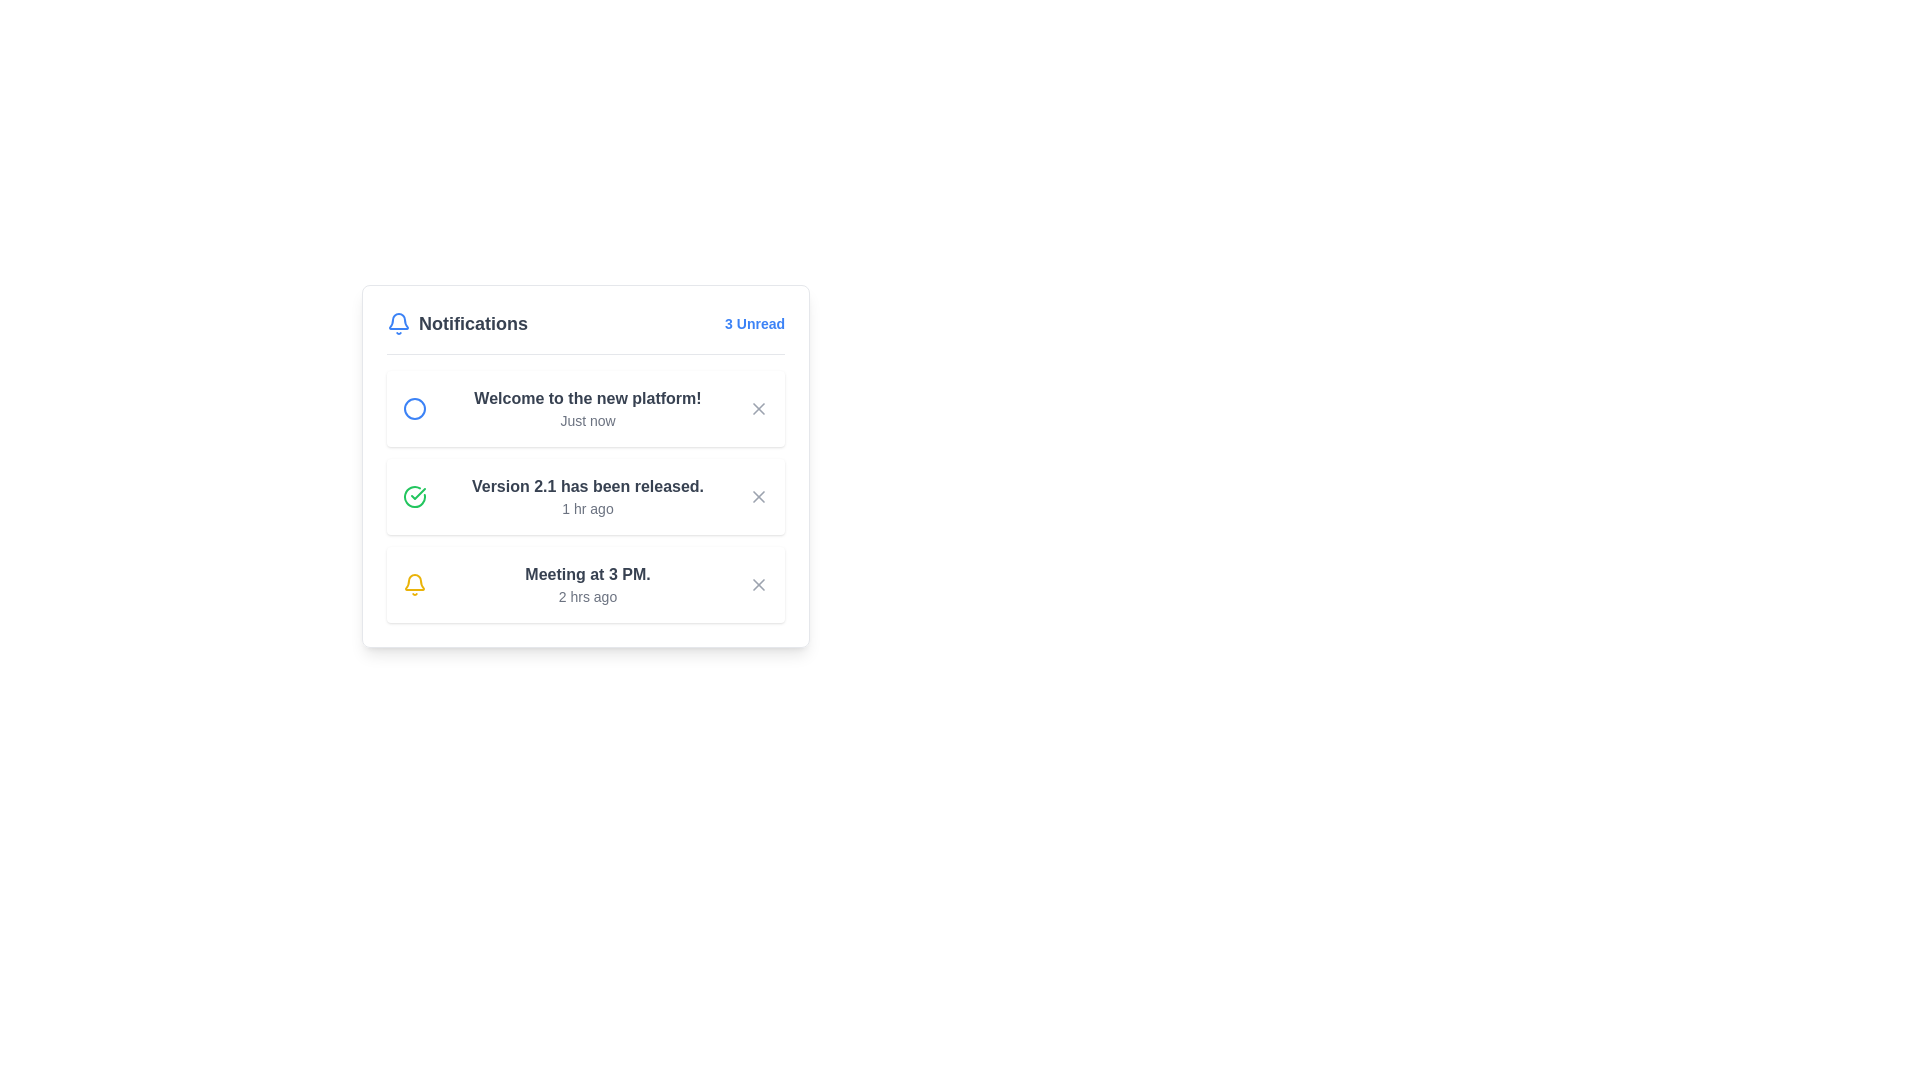 This screenshot has width=1920, height=1080. What do you see at coordinates (413, 407) in the screenshot?
I see `the circular SVG icon with a blue stroke located within the notification card preceding the message 'Welcome to the new platform!'` at bounding box center [413, 407].